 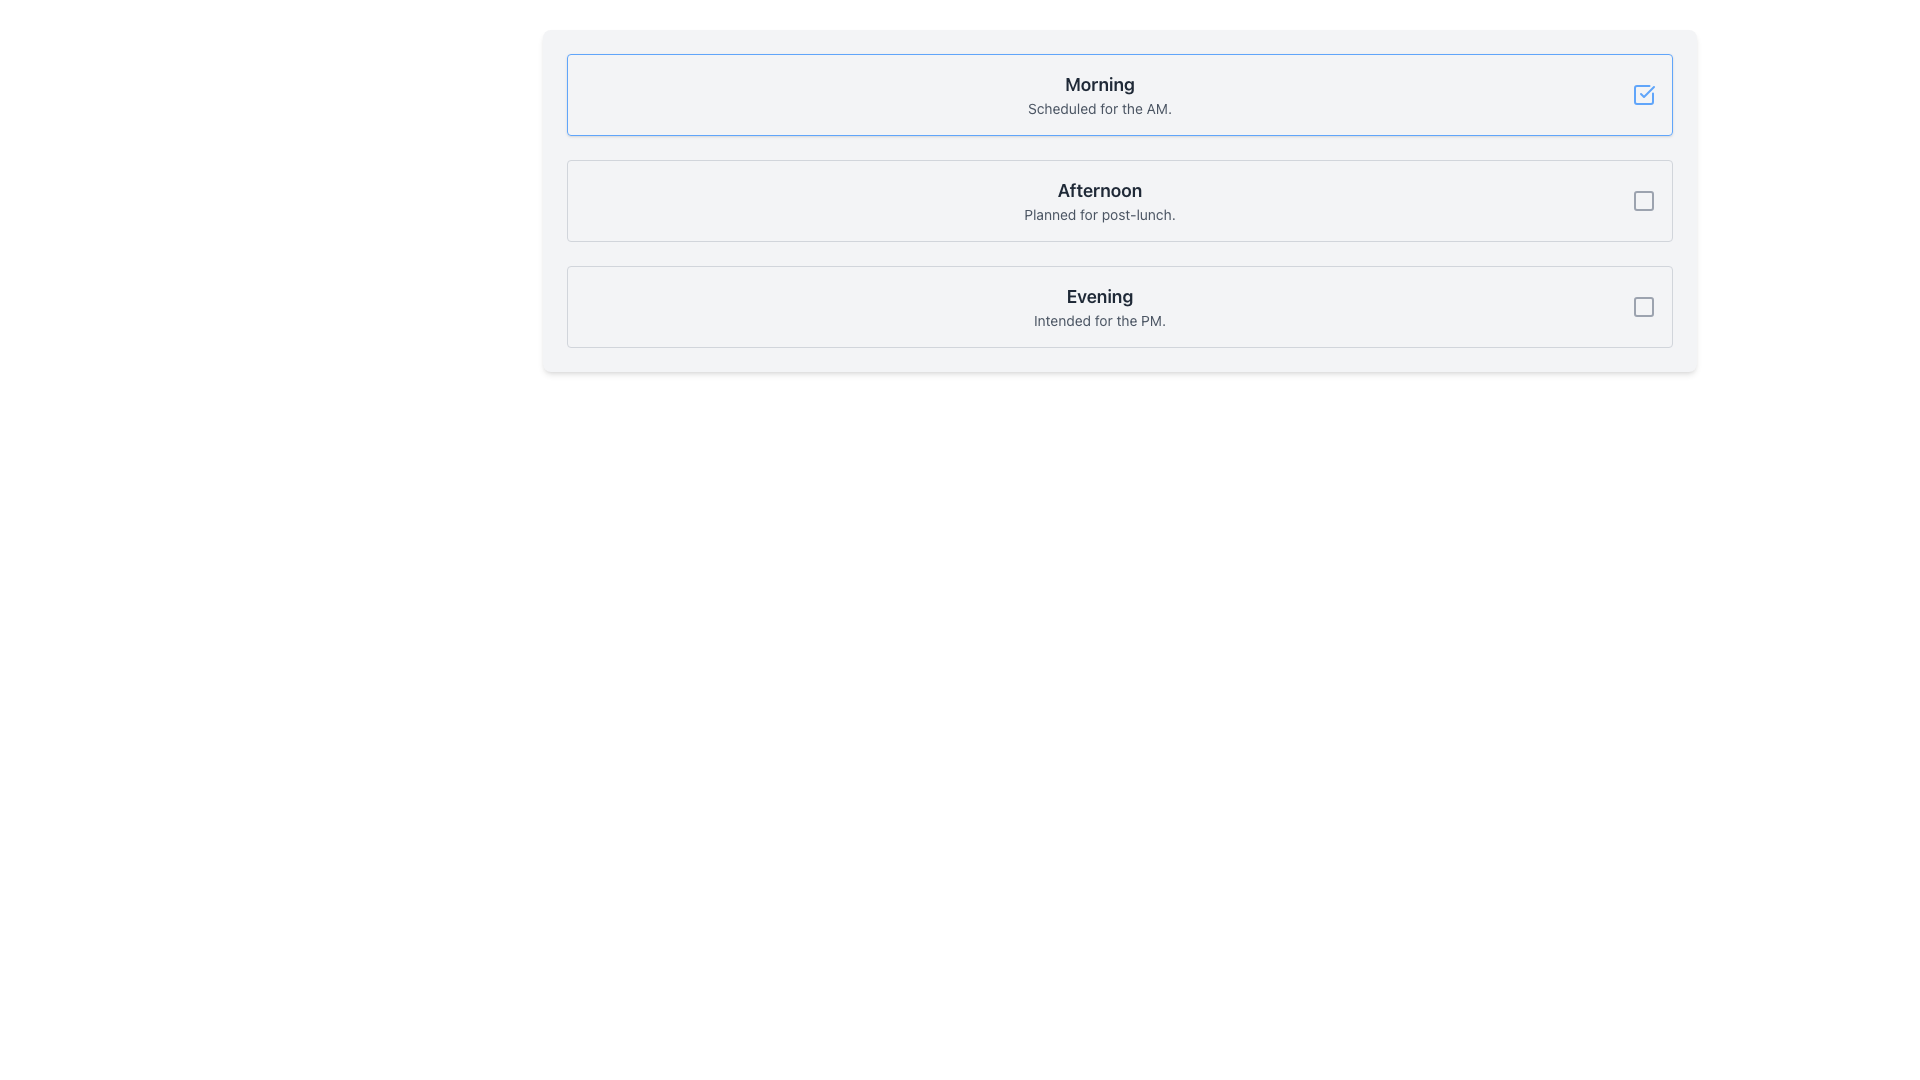 I want to click on the checkbox for the 'Morning' section to determine if it is checked or unchecked, so click(x=1643, y=95).